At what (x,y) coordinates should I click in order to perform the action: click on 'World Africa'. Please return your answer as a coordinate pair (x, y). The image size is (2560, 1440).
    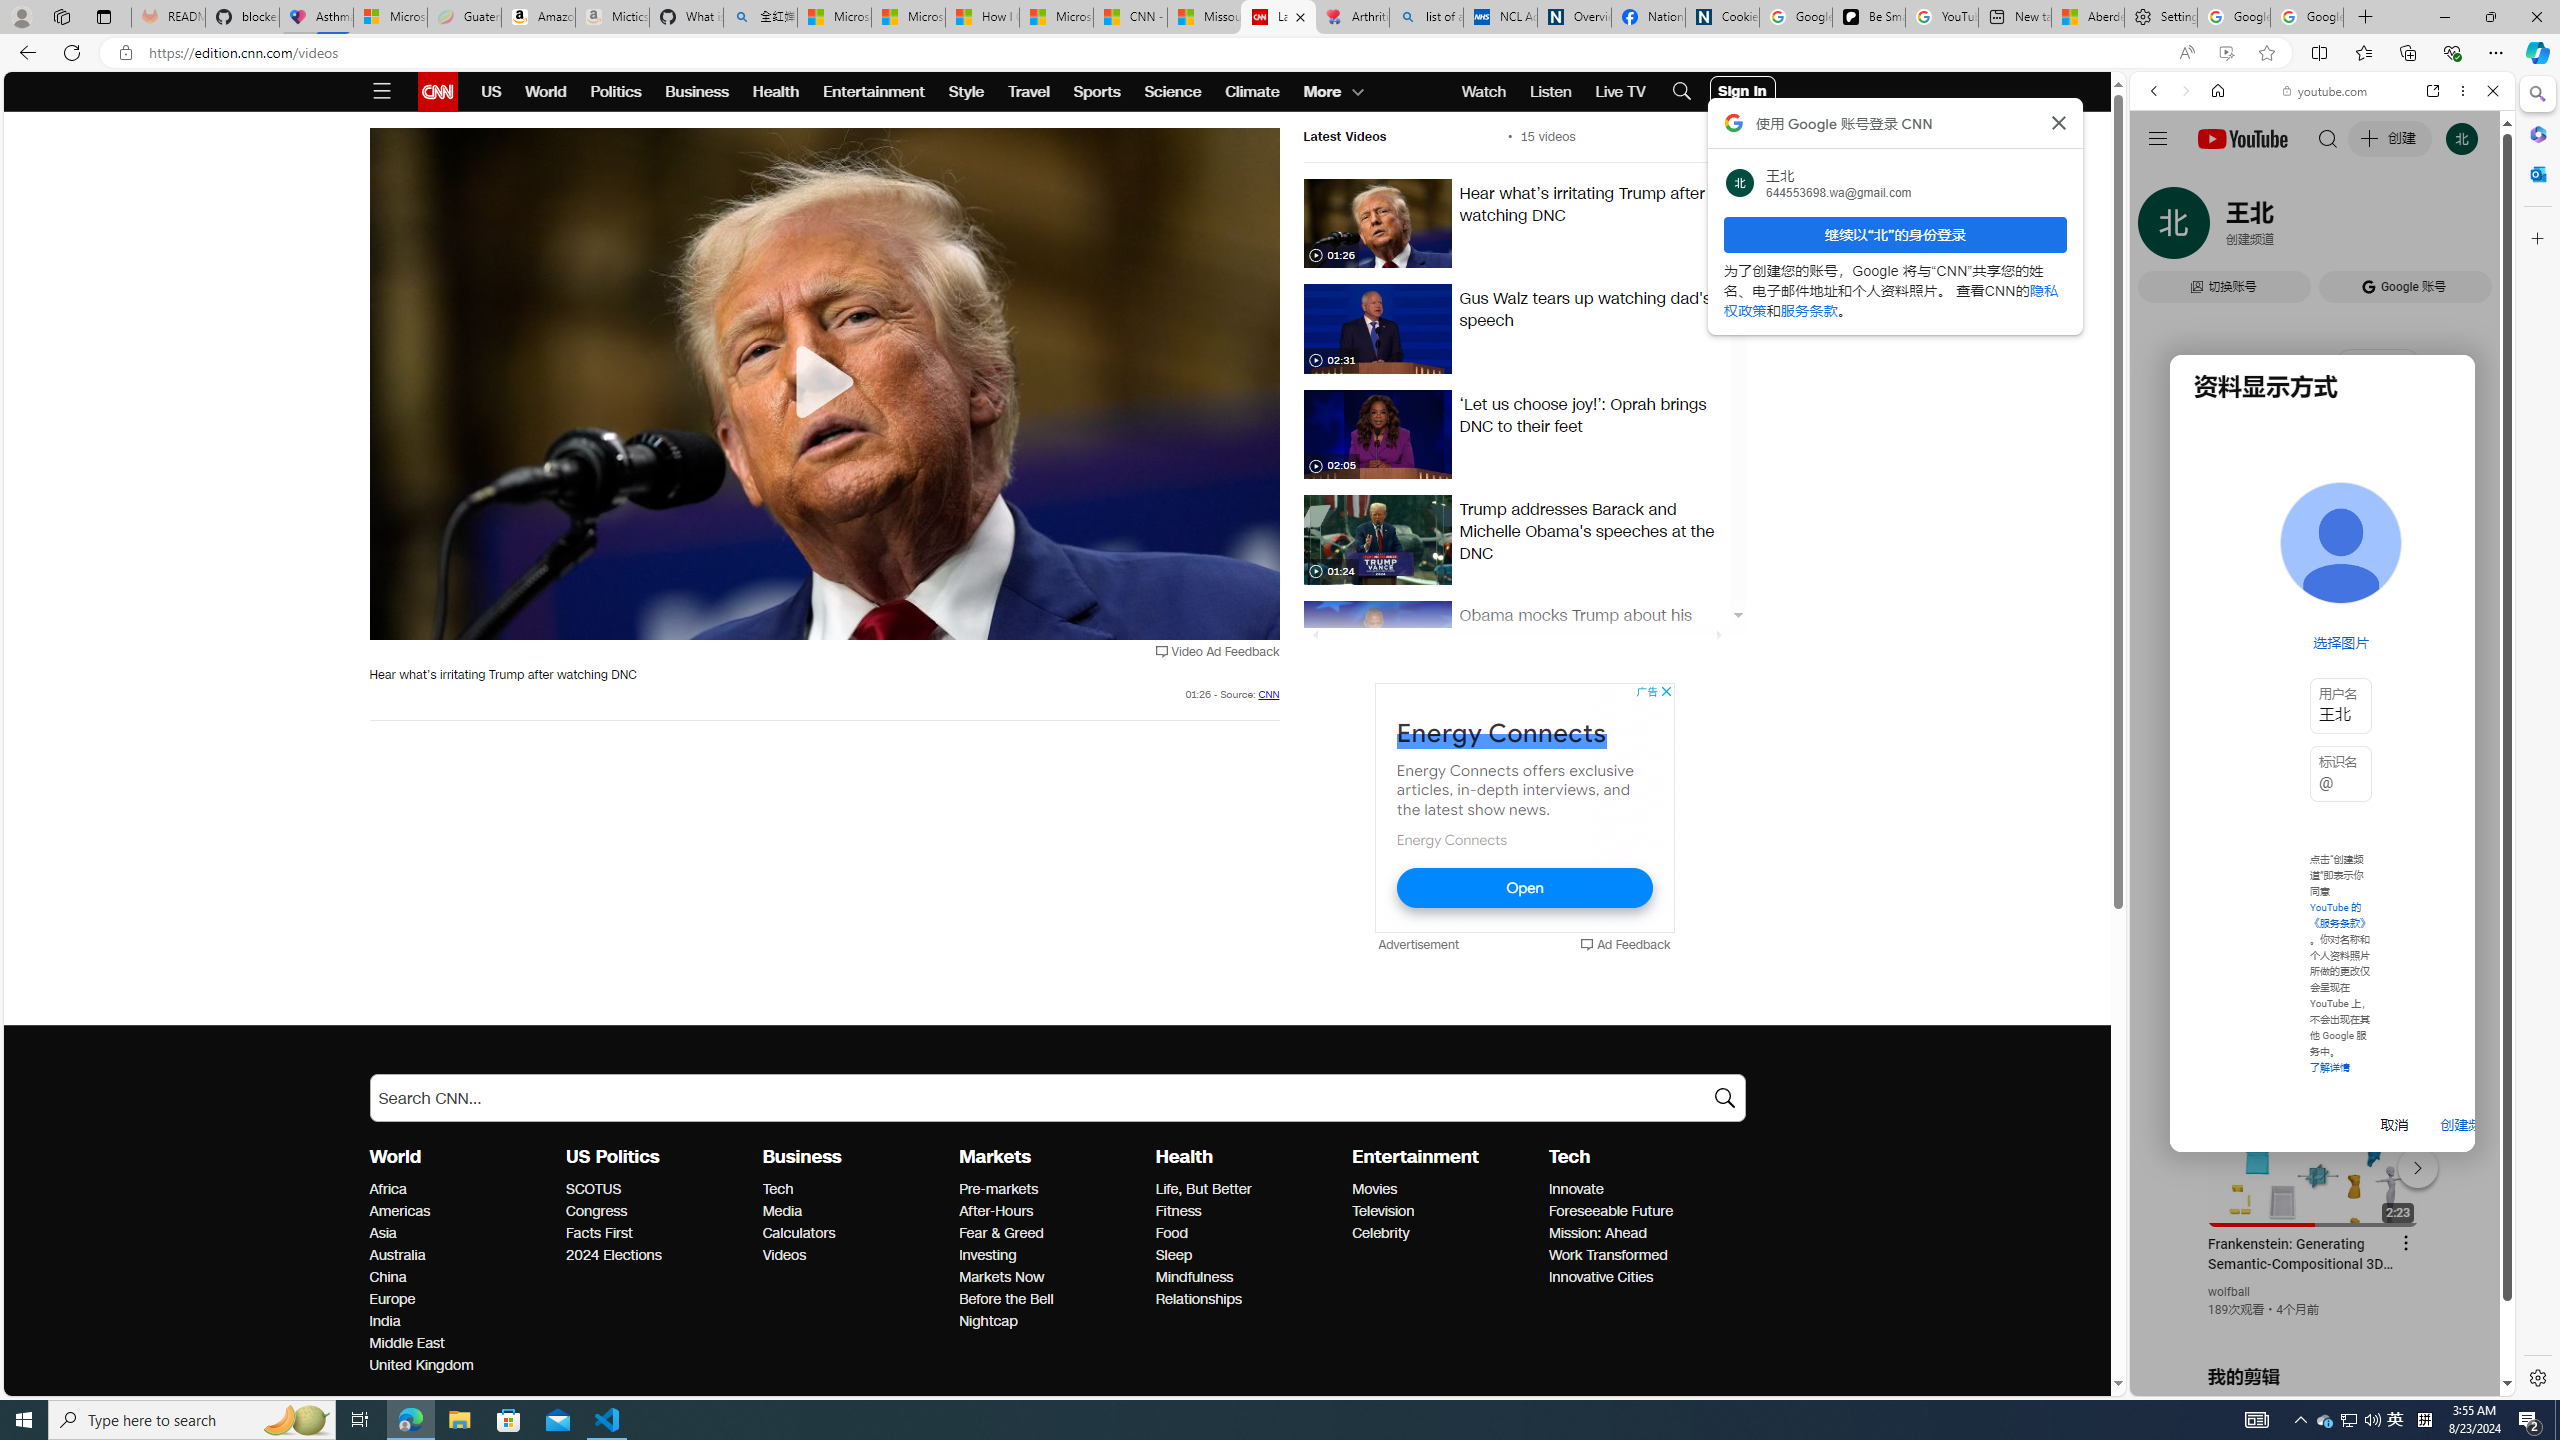
    Looking at the image, I should click on (387, 1188).